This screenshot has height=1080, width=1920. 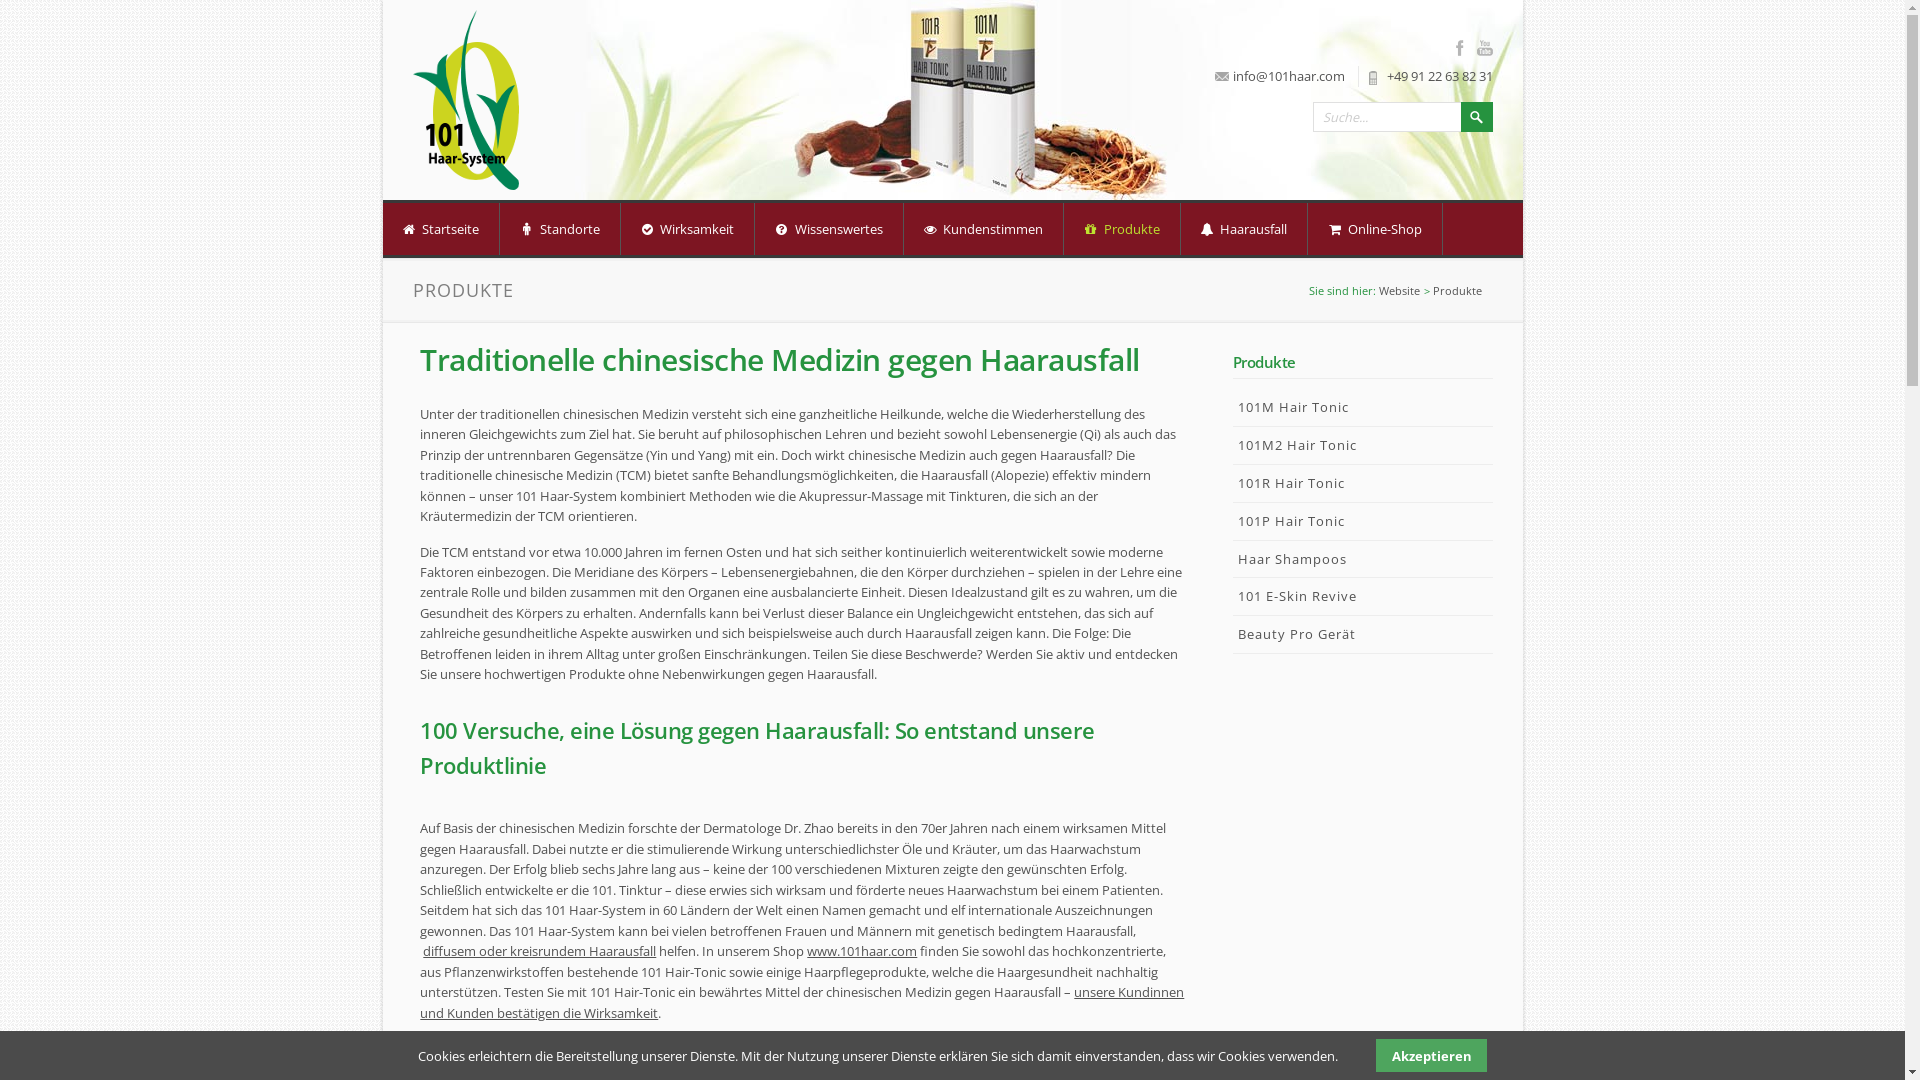 I want to click on 'Website', so click(x=1398, y=290).